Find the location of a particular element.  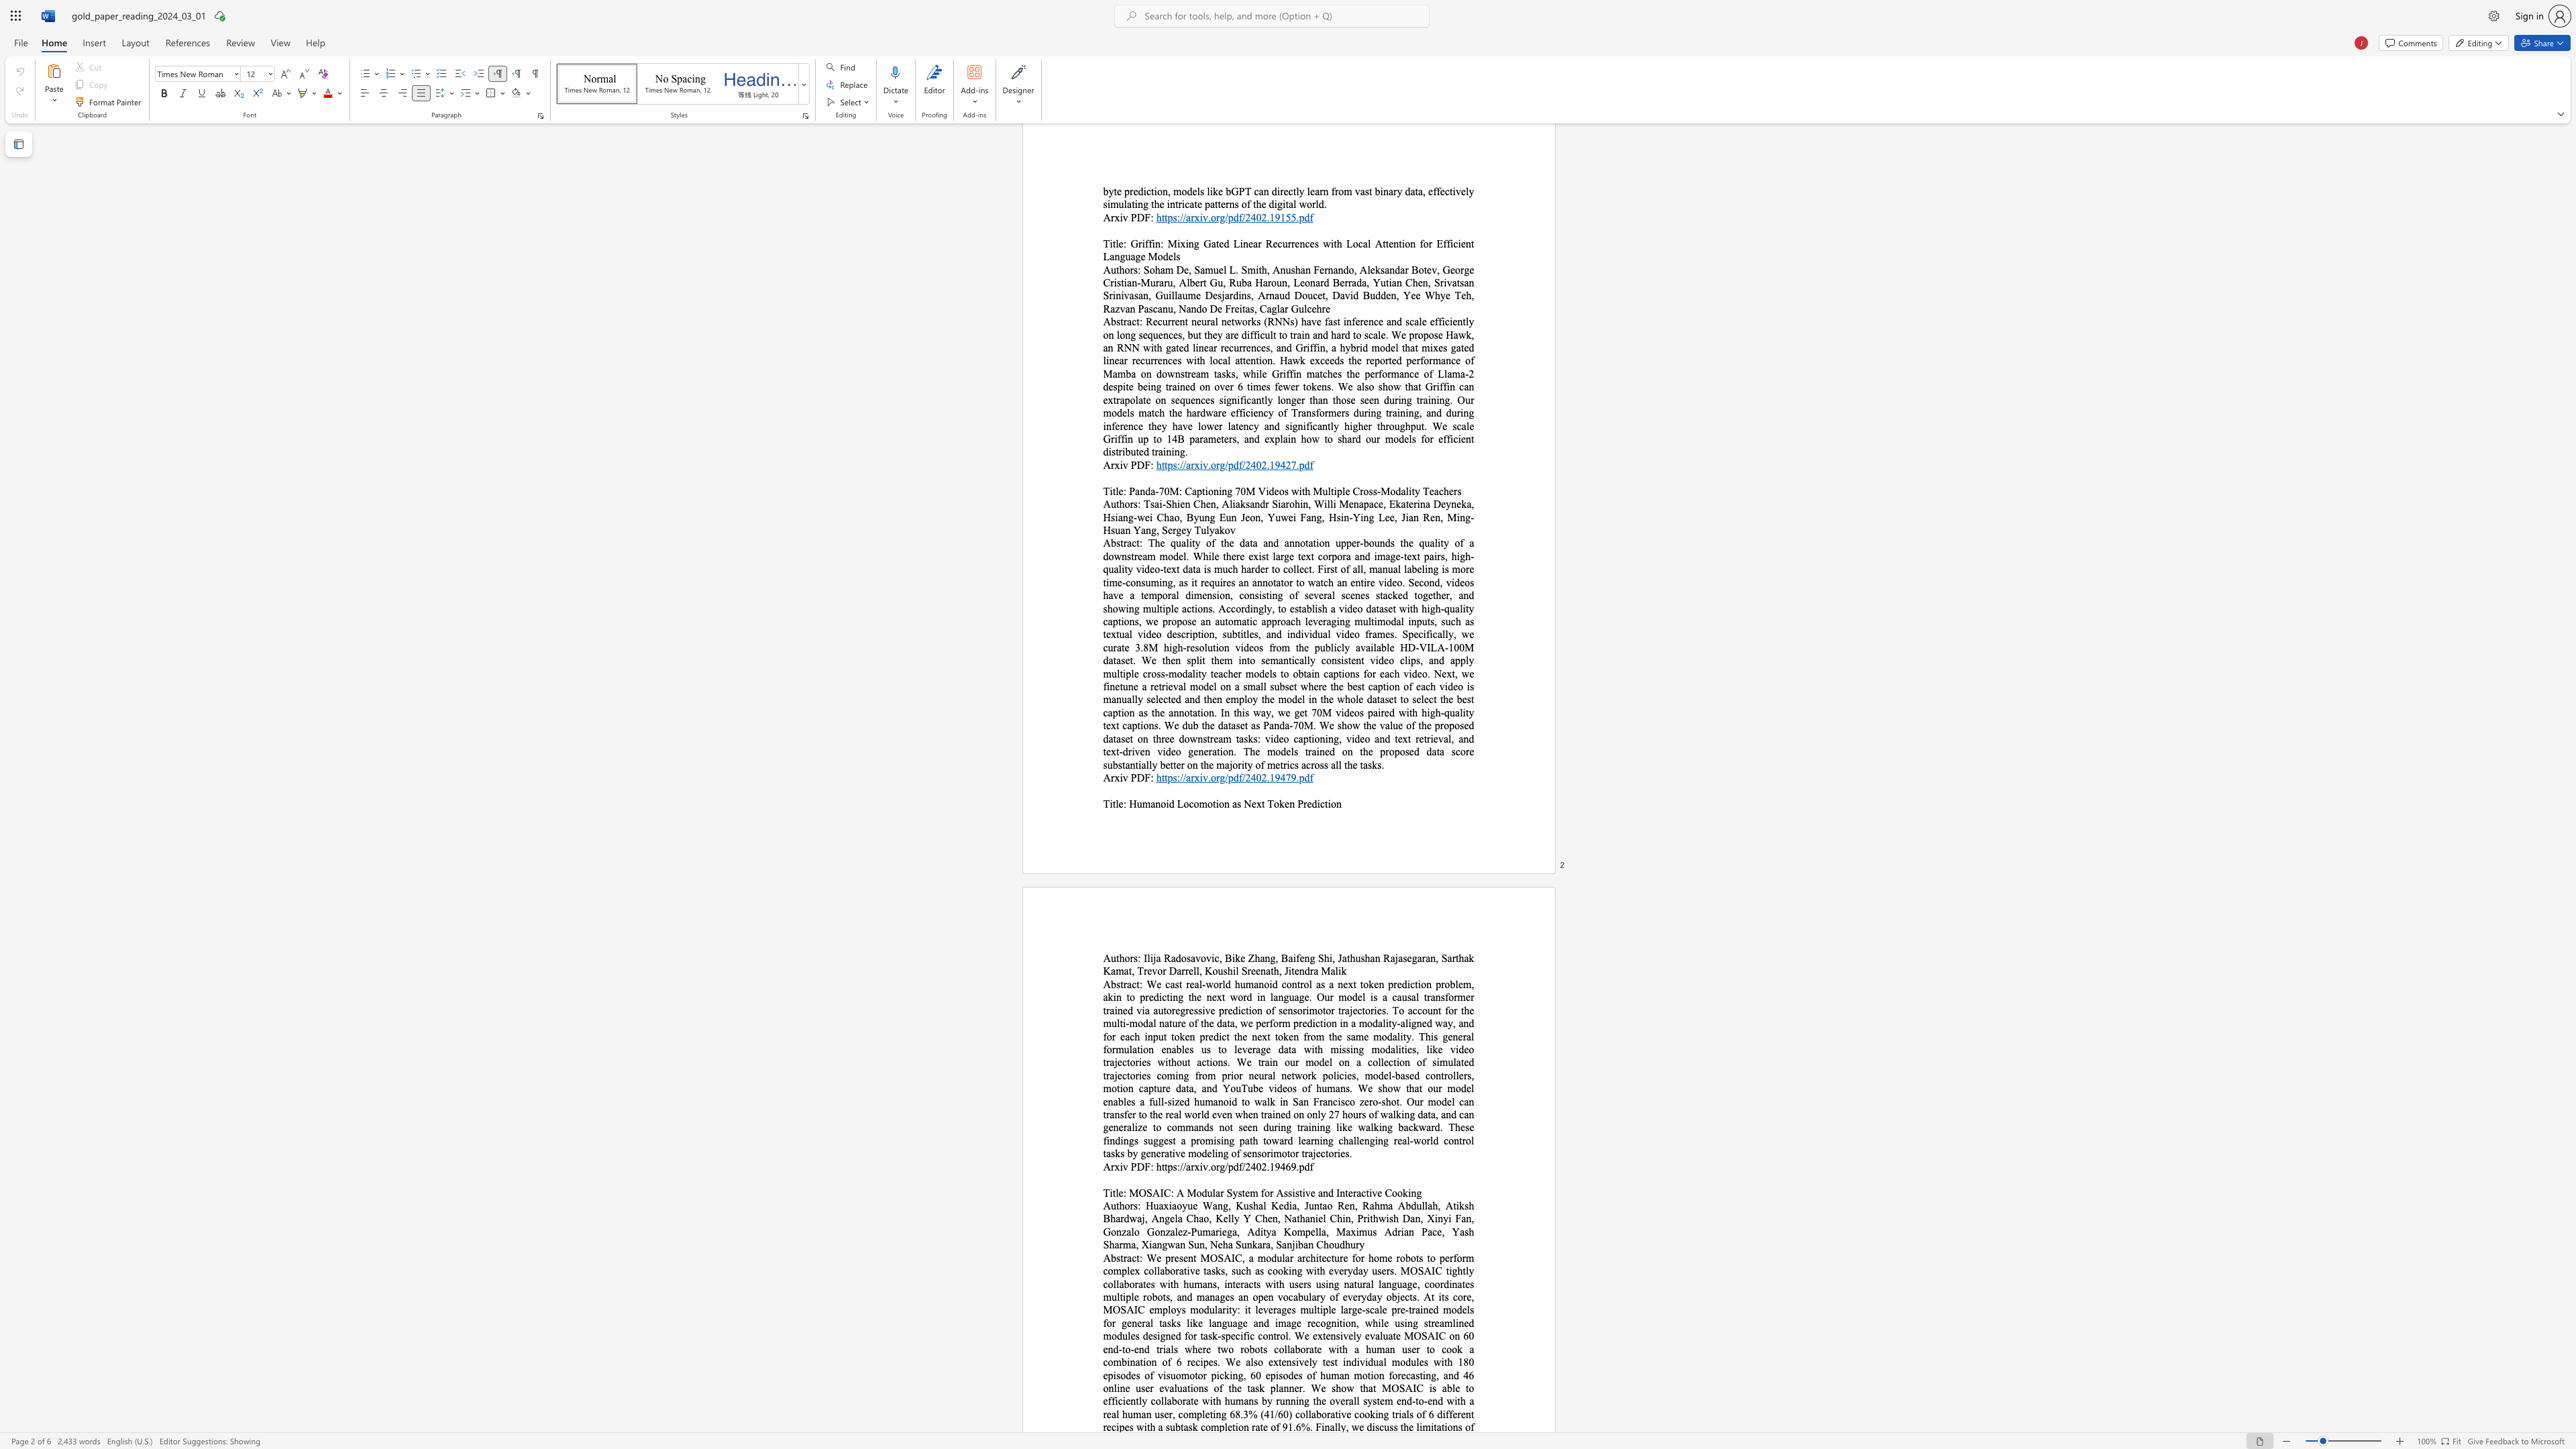

the subset text "hin, Prithwish Dan, Xinyi Fan, Gonzalo Gonzalez-Pumariega, Aditya Kompella, Maximus Adrian P" within the text "Huaxiaoyue Wang, Kushal Kedia, Juntao Ren, Rahma Abdullah, Atiksh Bhardwaj, Angela Chao, Kelly Y Chen, Nathaniel Chin, Prithwish Dan, Xinyi Fan, Gonzalo Gonzalez-Pumariega, Aditya Kompella, Maximus Adrian Pace, Yash Sharma, Xiangwan Sun, Neha Sunkara, Sanjiban Choudhury" is located at coordinates (1336, 1218).